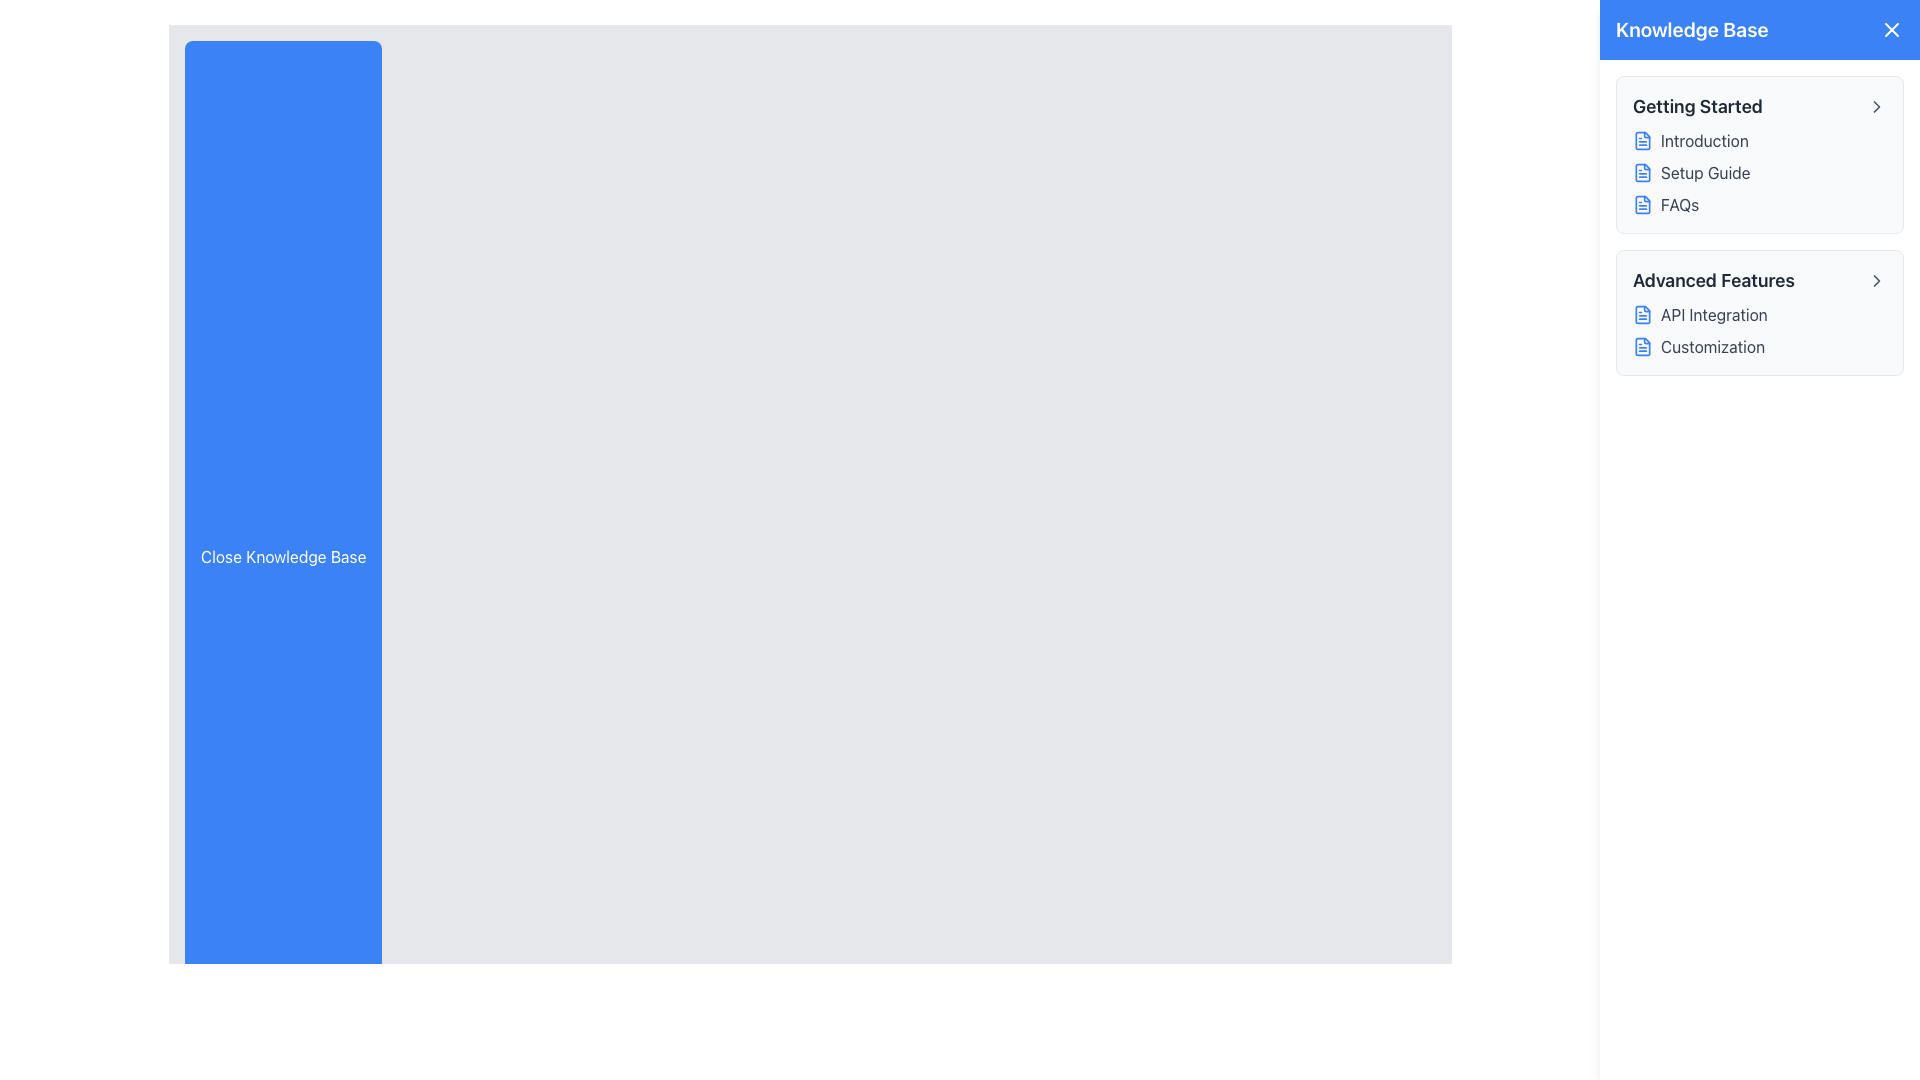 The width and height of the screenshot is (1920, 1080). Describe the element at coordinates (1875, 107) in the screenshot. I see `the Chevron Right icon in the right-hand sidebar of the Knowledge Base section` at that location.